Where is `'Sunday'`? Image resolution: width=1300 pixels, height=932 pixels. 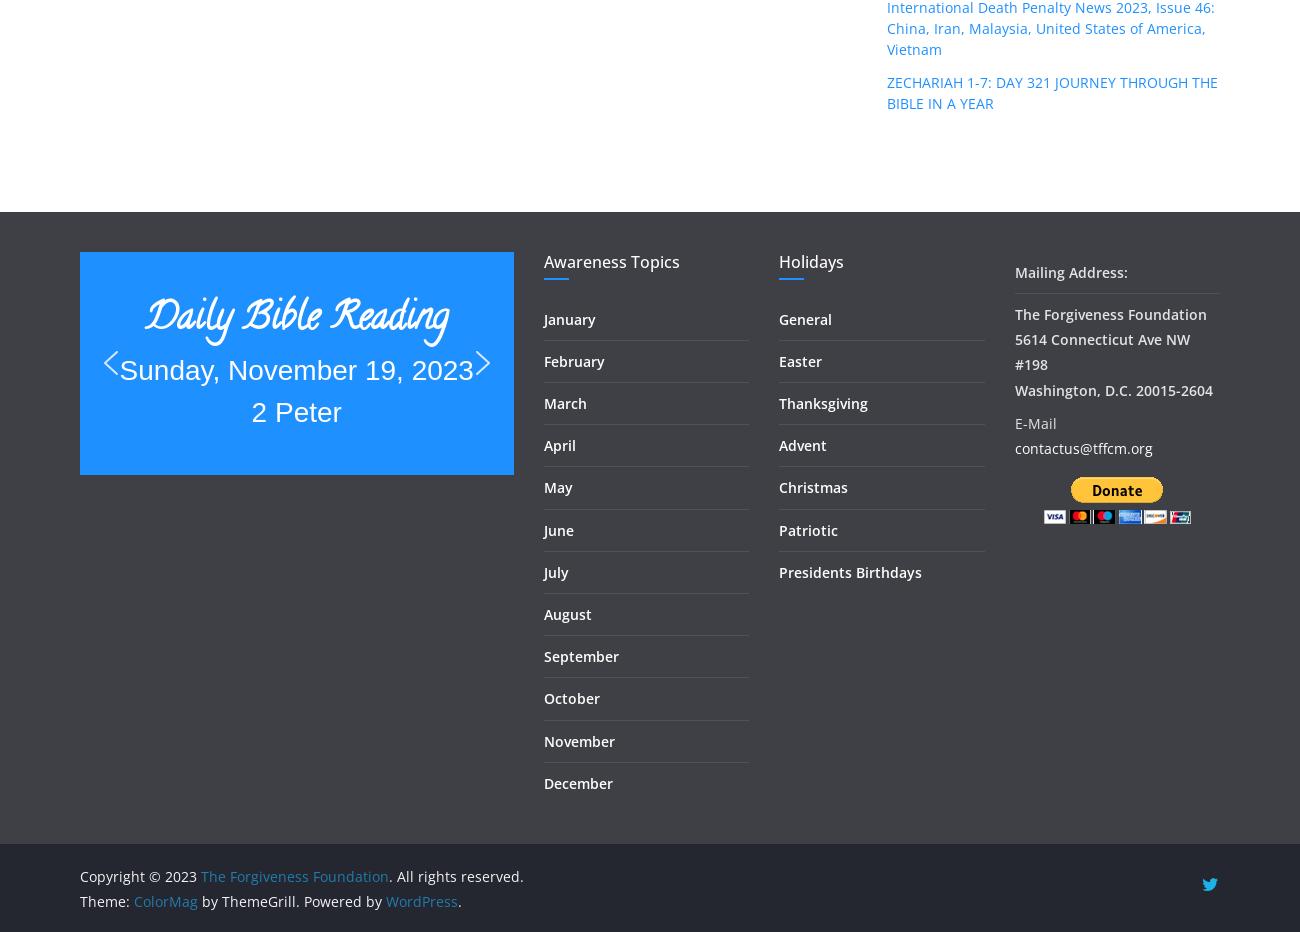
'Sunday' is located at coordinates (296, 258).